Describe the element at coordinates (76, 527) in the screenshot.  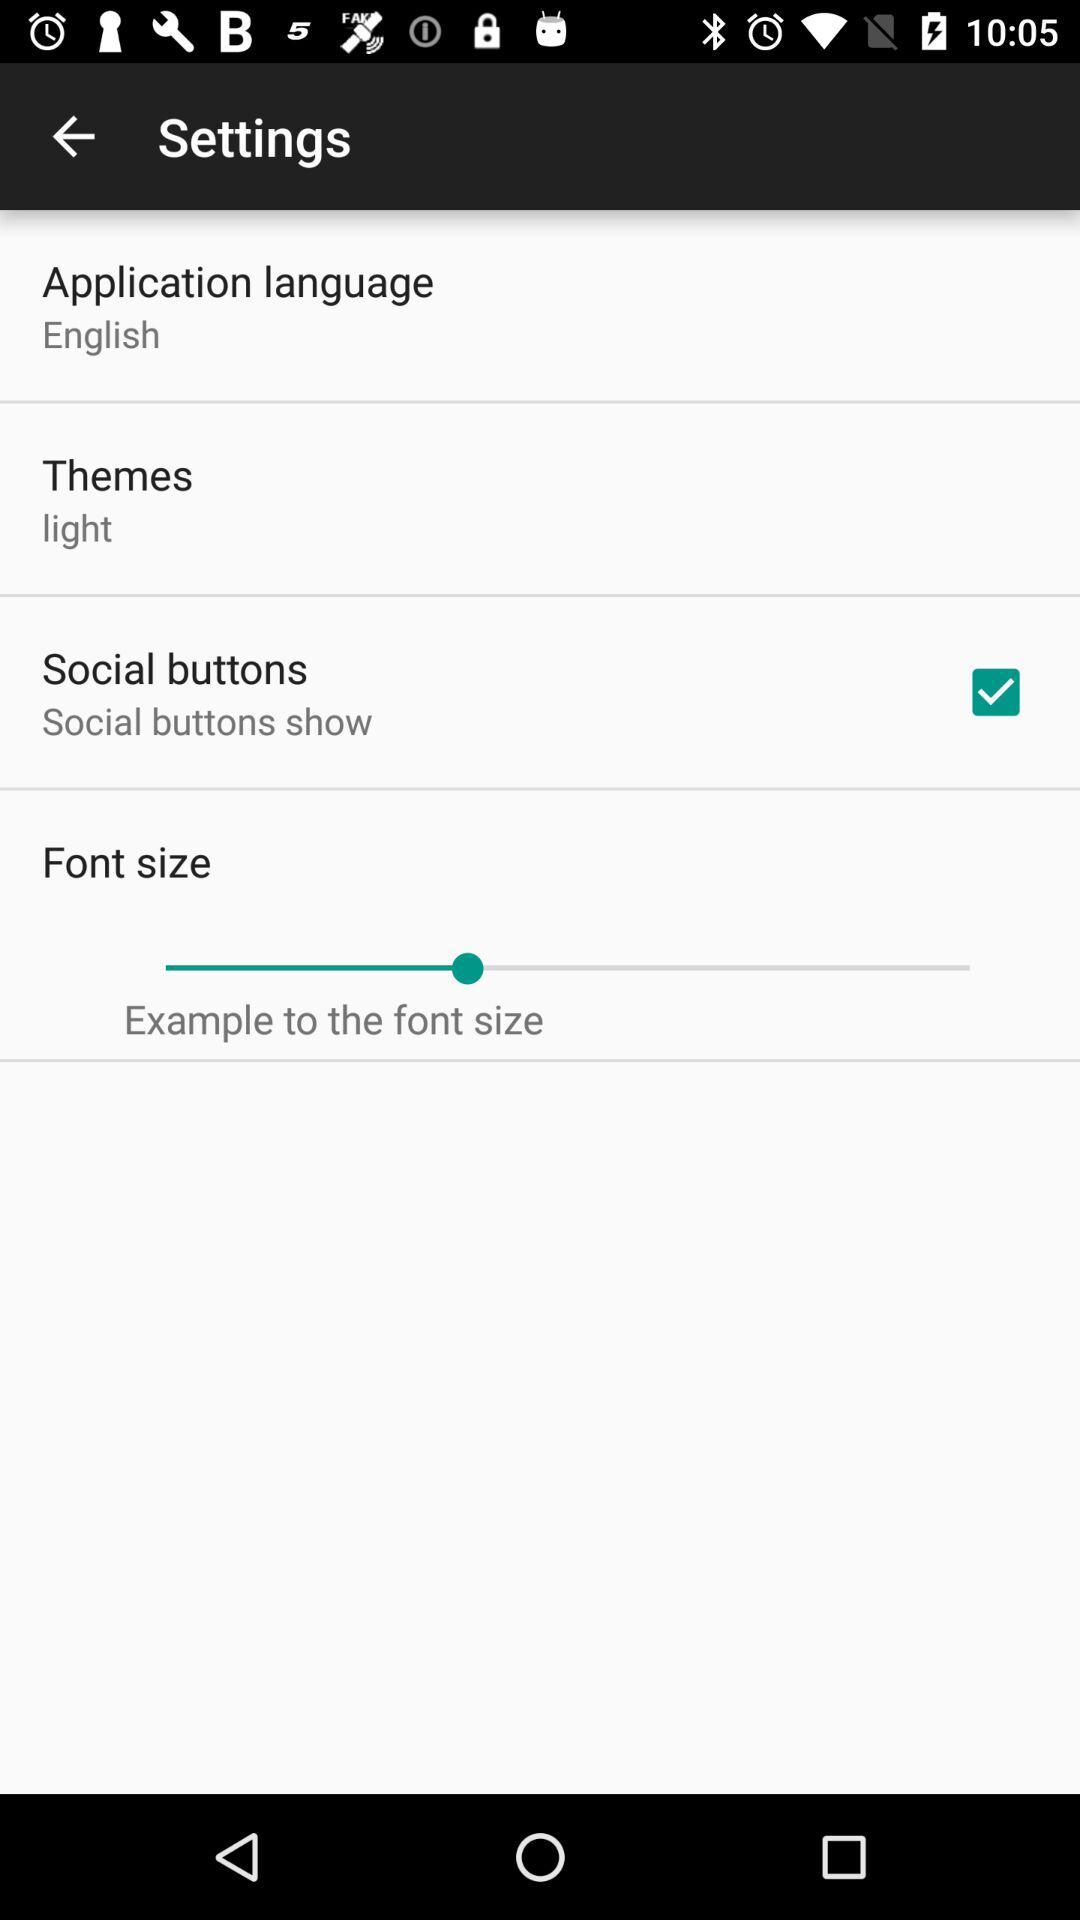
I see `the item above the social buttons icon` at that location.